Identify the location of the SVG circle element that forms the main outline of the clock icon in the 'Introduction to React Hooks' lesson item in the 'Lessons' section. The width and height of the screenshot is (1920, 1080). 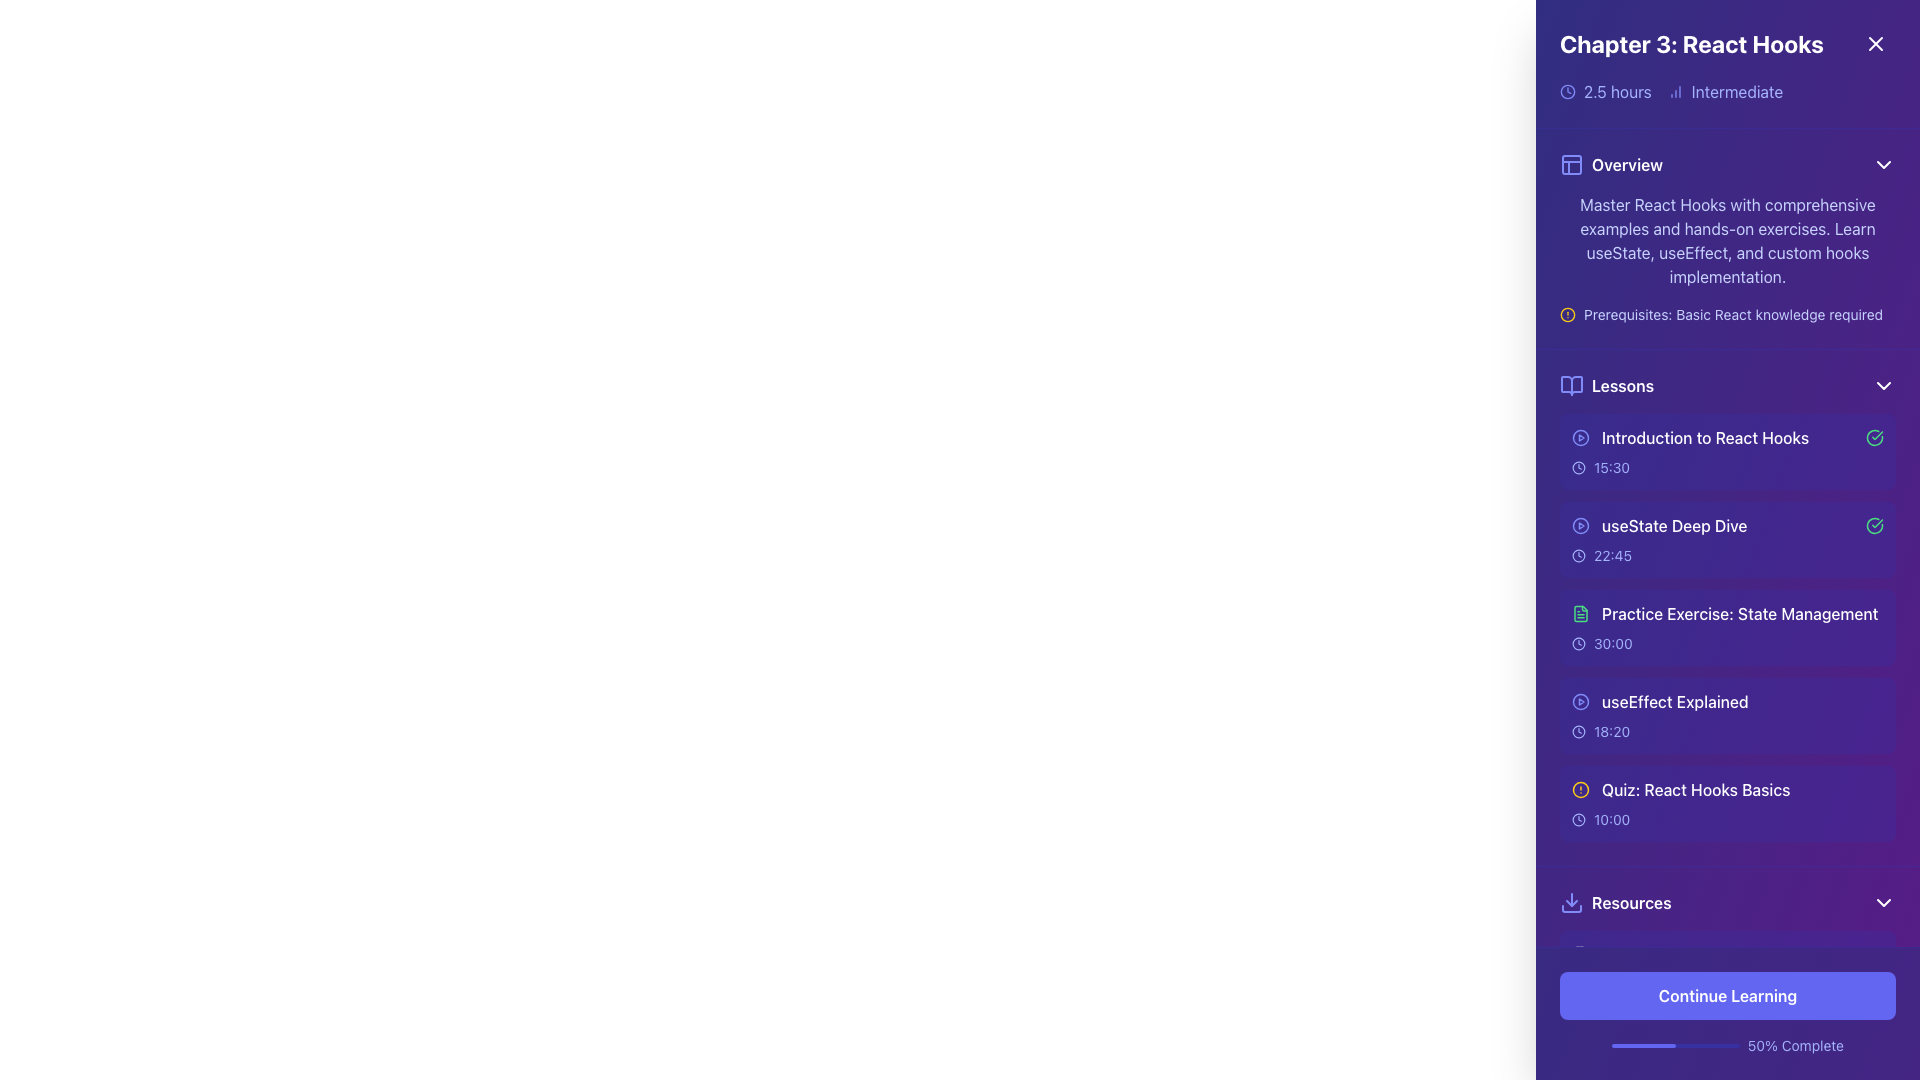
(1578, 467).